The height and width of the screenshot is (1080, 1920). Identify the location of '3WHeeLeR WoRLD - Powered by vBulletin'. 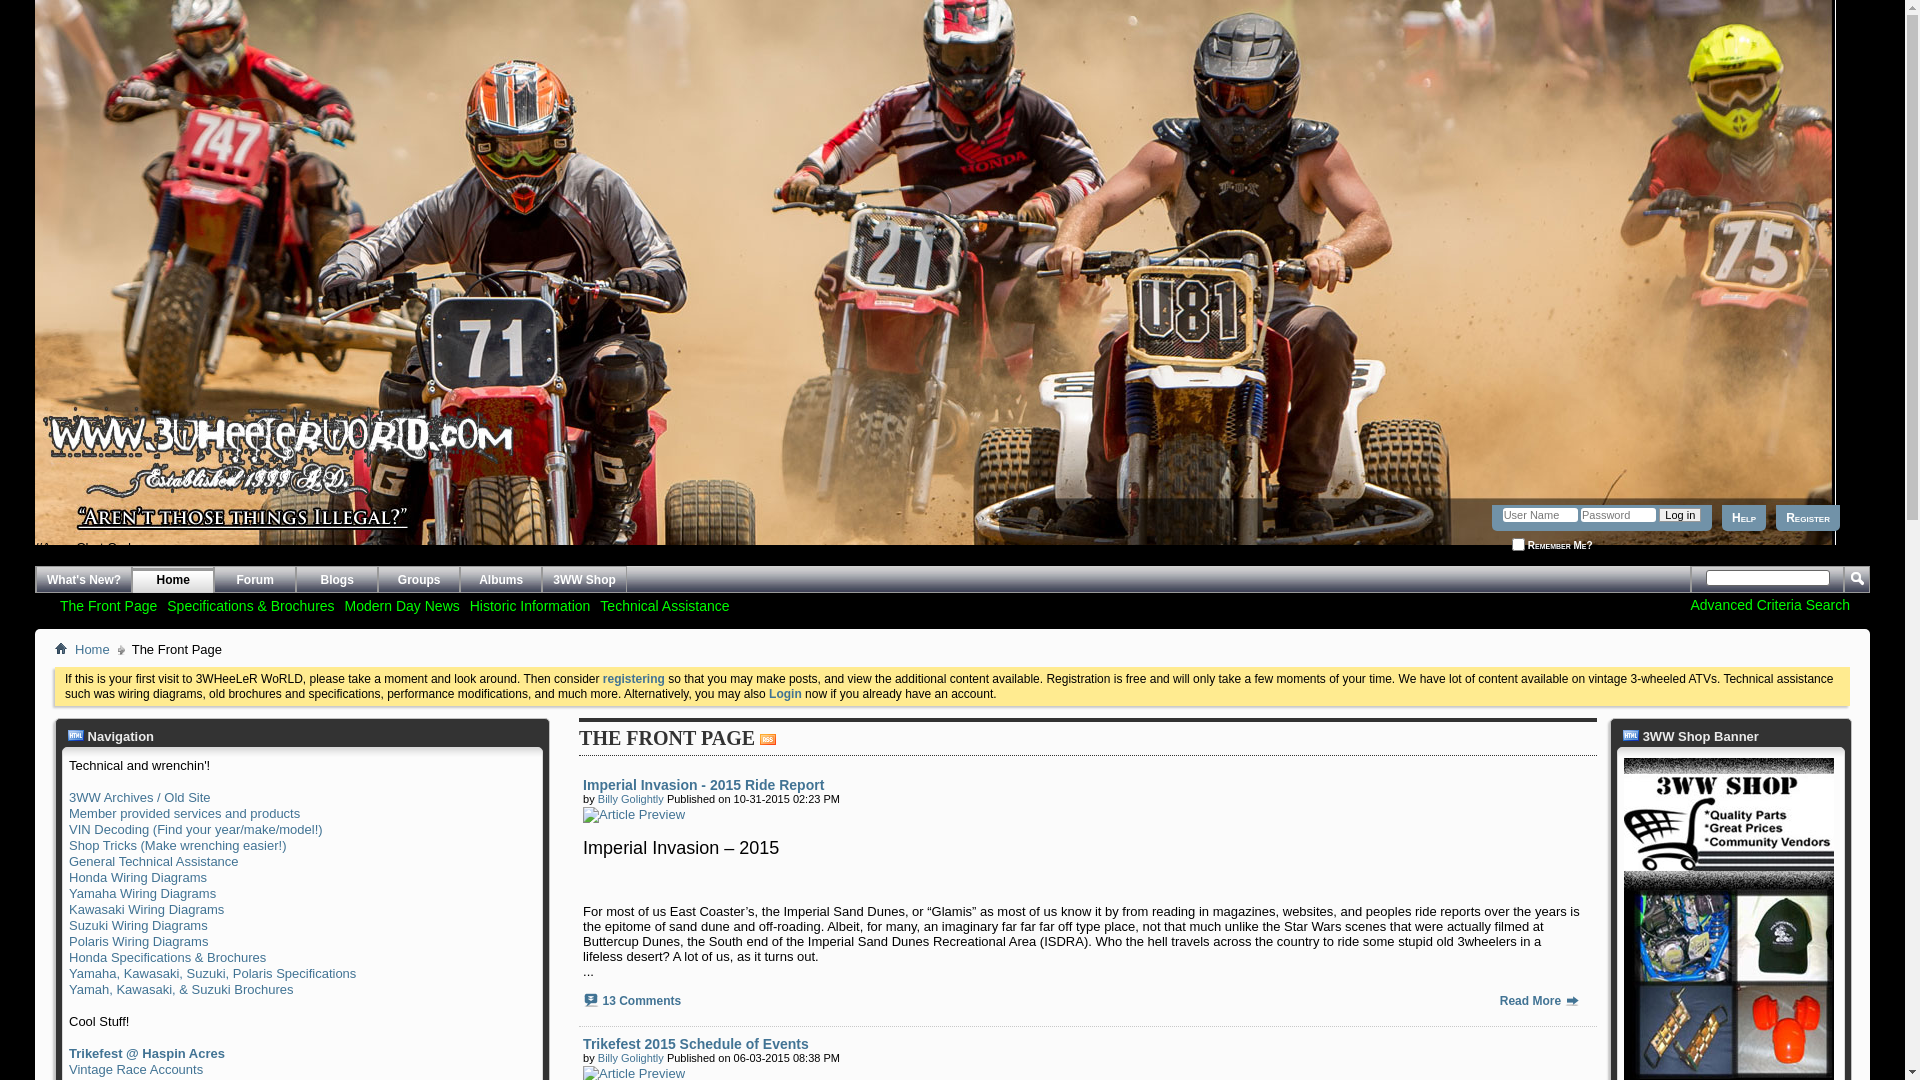
(35, 504).